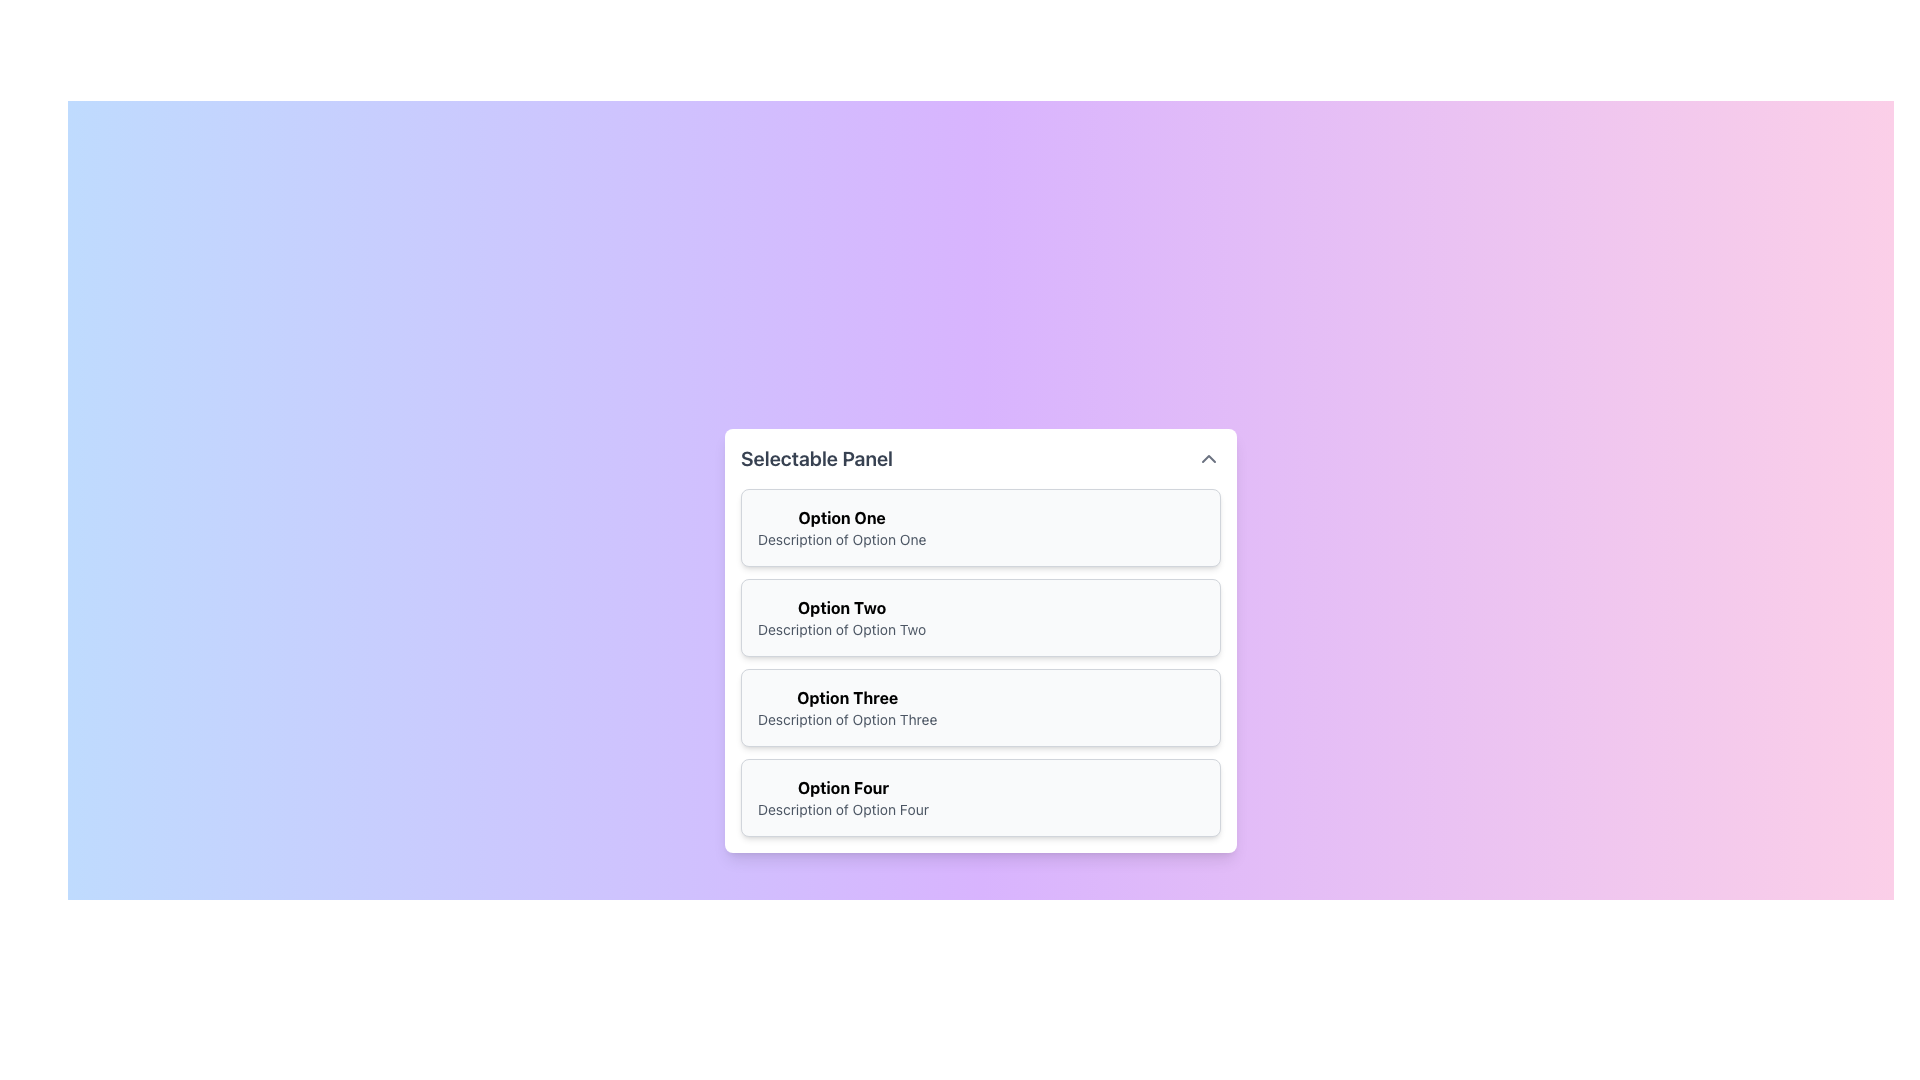 This screenshot has width=1920, height=1080. What do you see at coordinates (843, 810) in the screenshot?
I see `the descriptive text label for 'Option Four' located beneath the title within the fourth card of the selectable panel` at bounding box center [843, 810].